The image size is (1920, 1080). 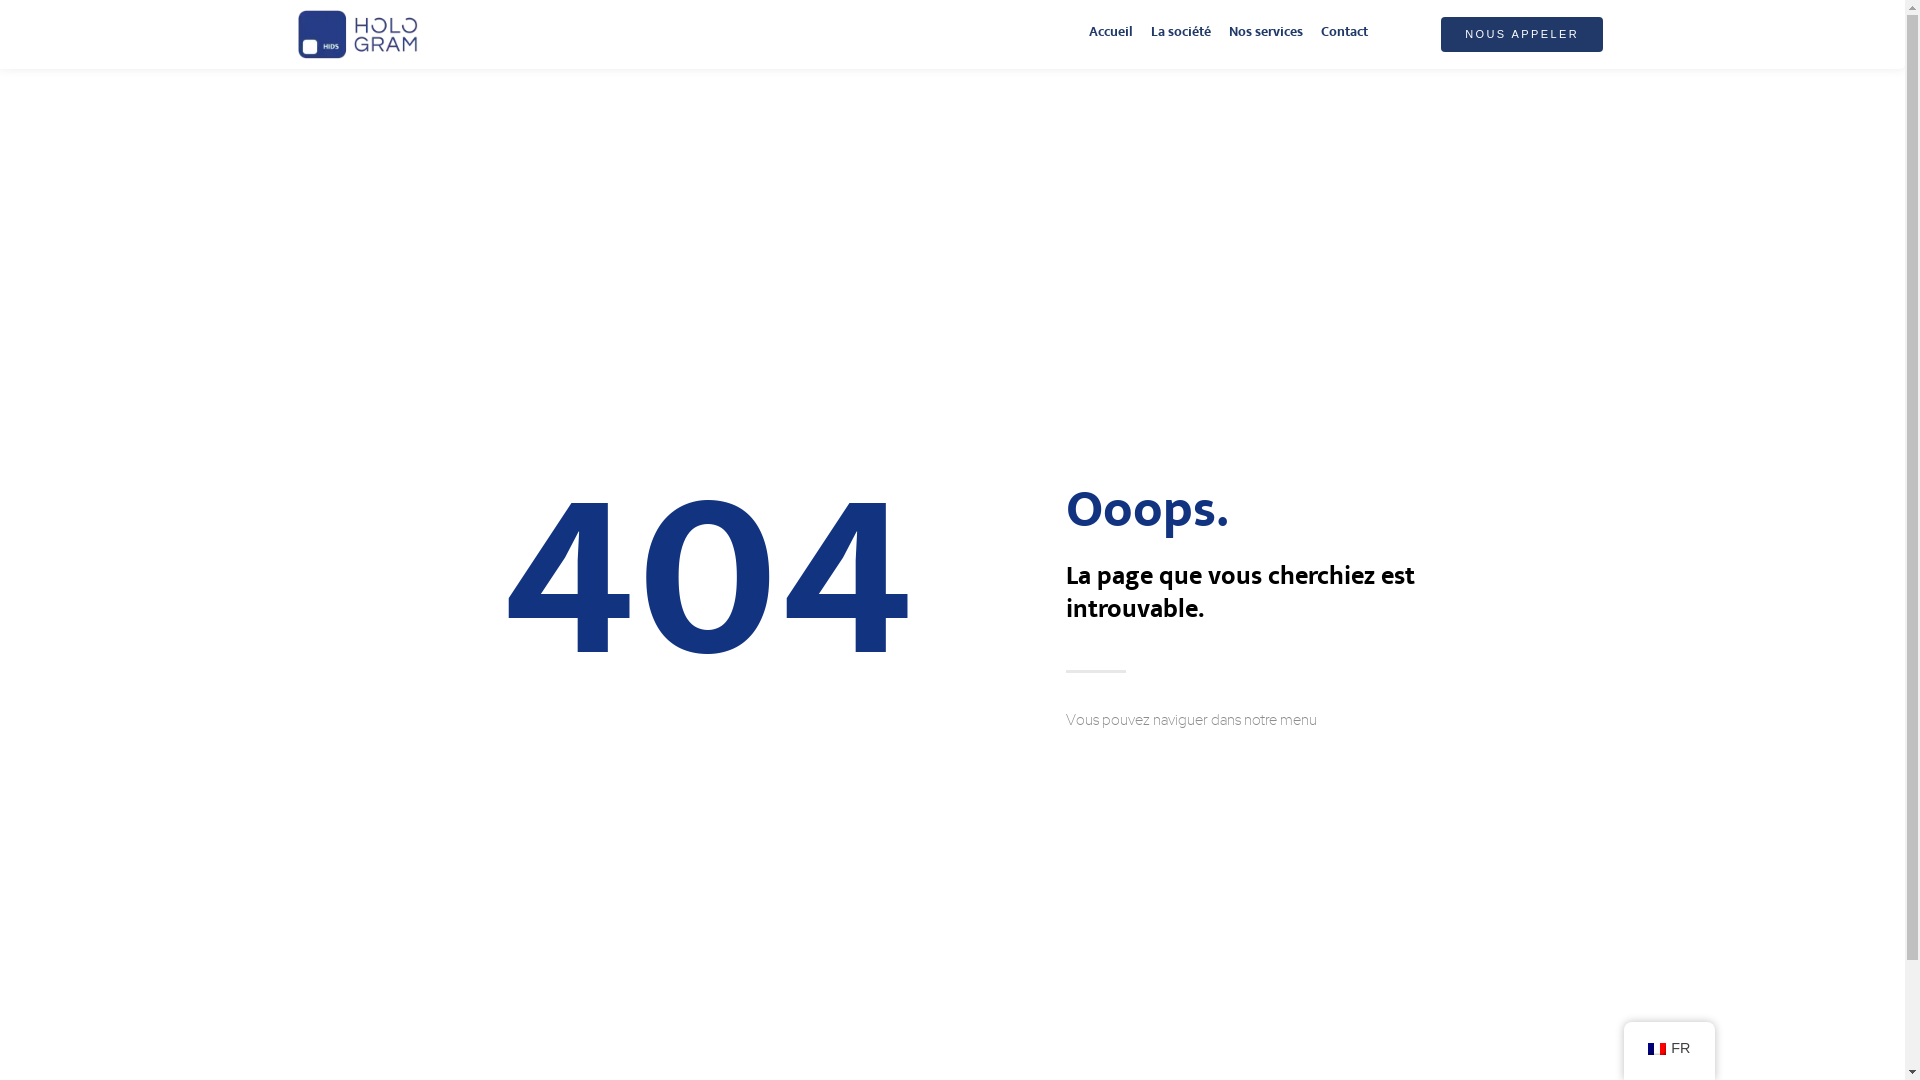 I want to click on 'Accueil', so click(x=1109, y=34).